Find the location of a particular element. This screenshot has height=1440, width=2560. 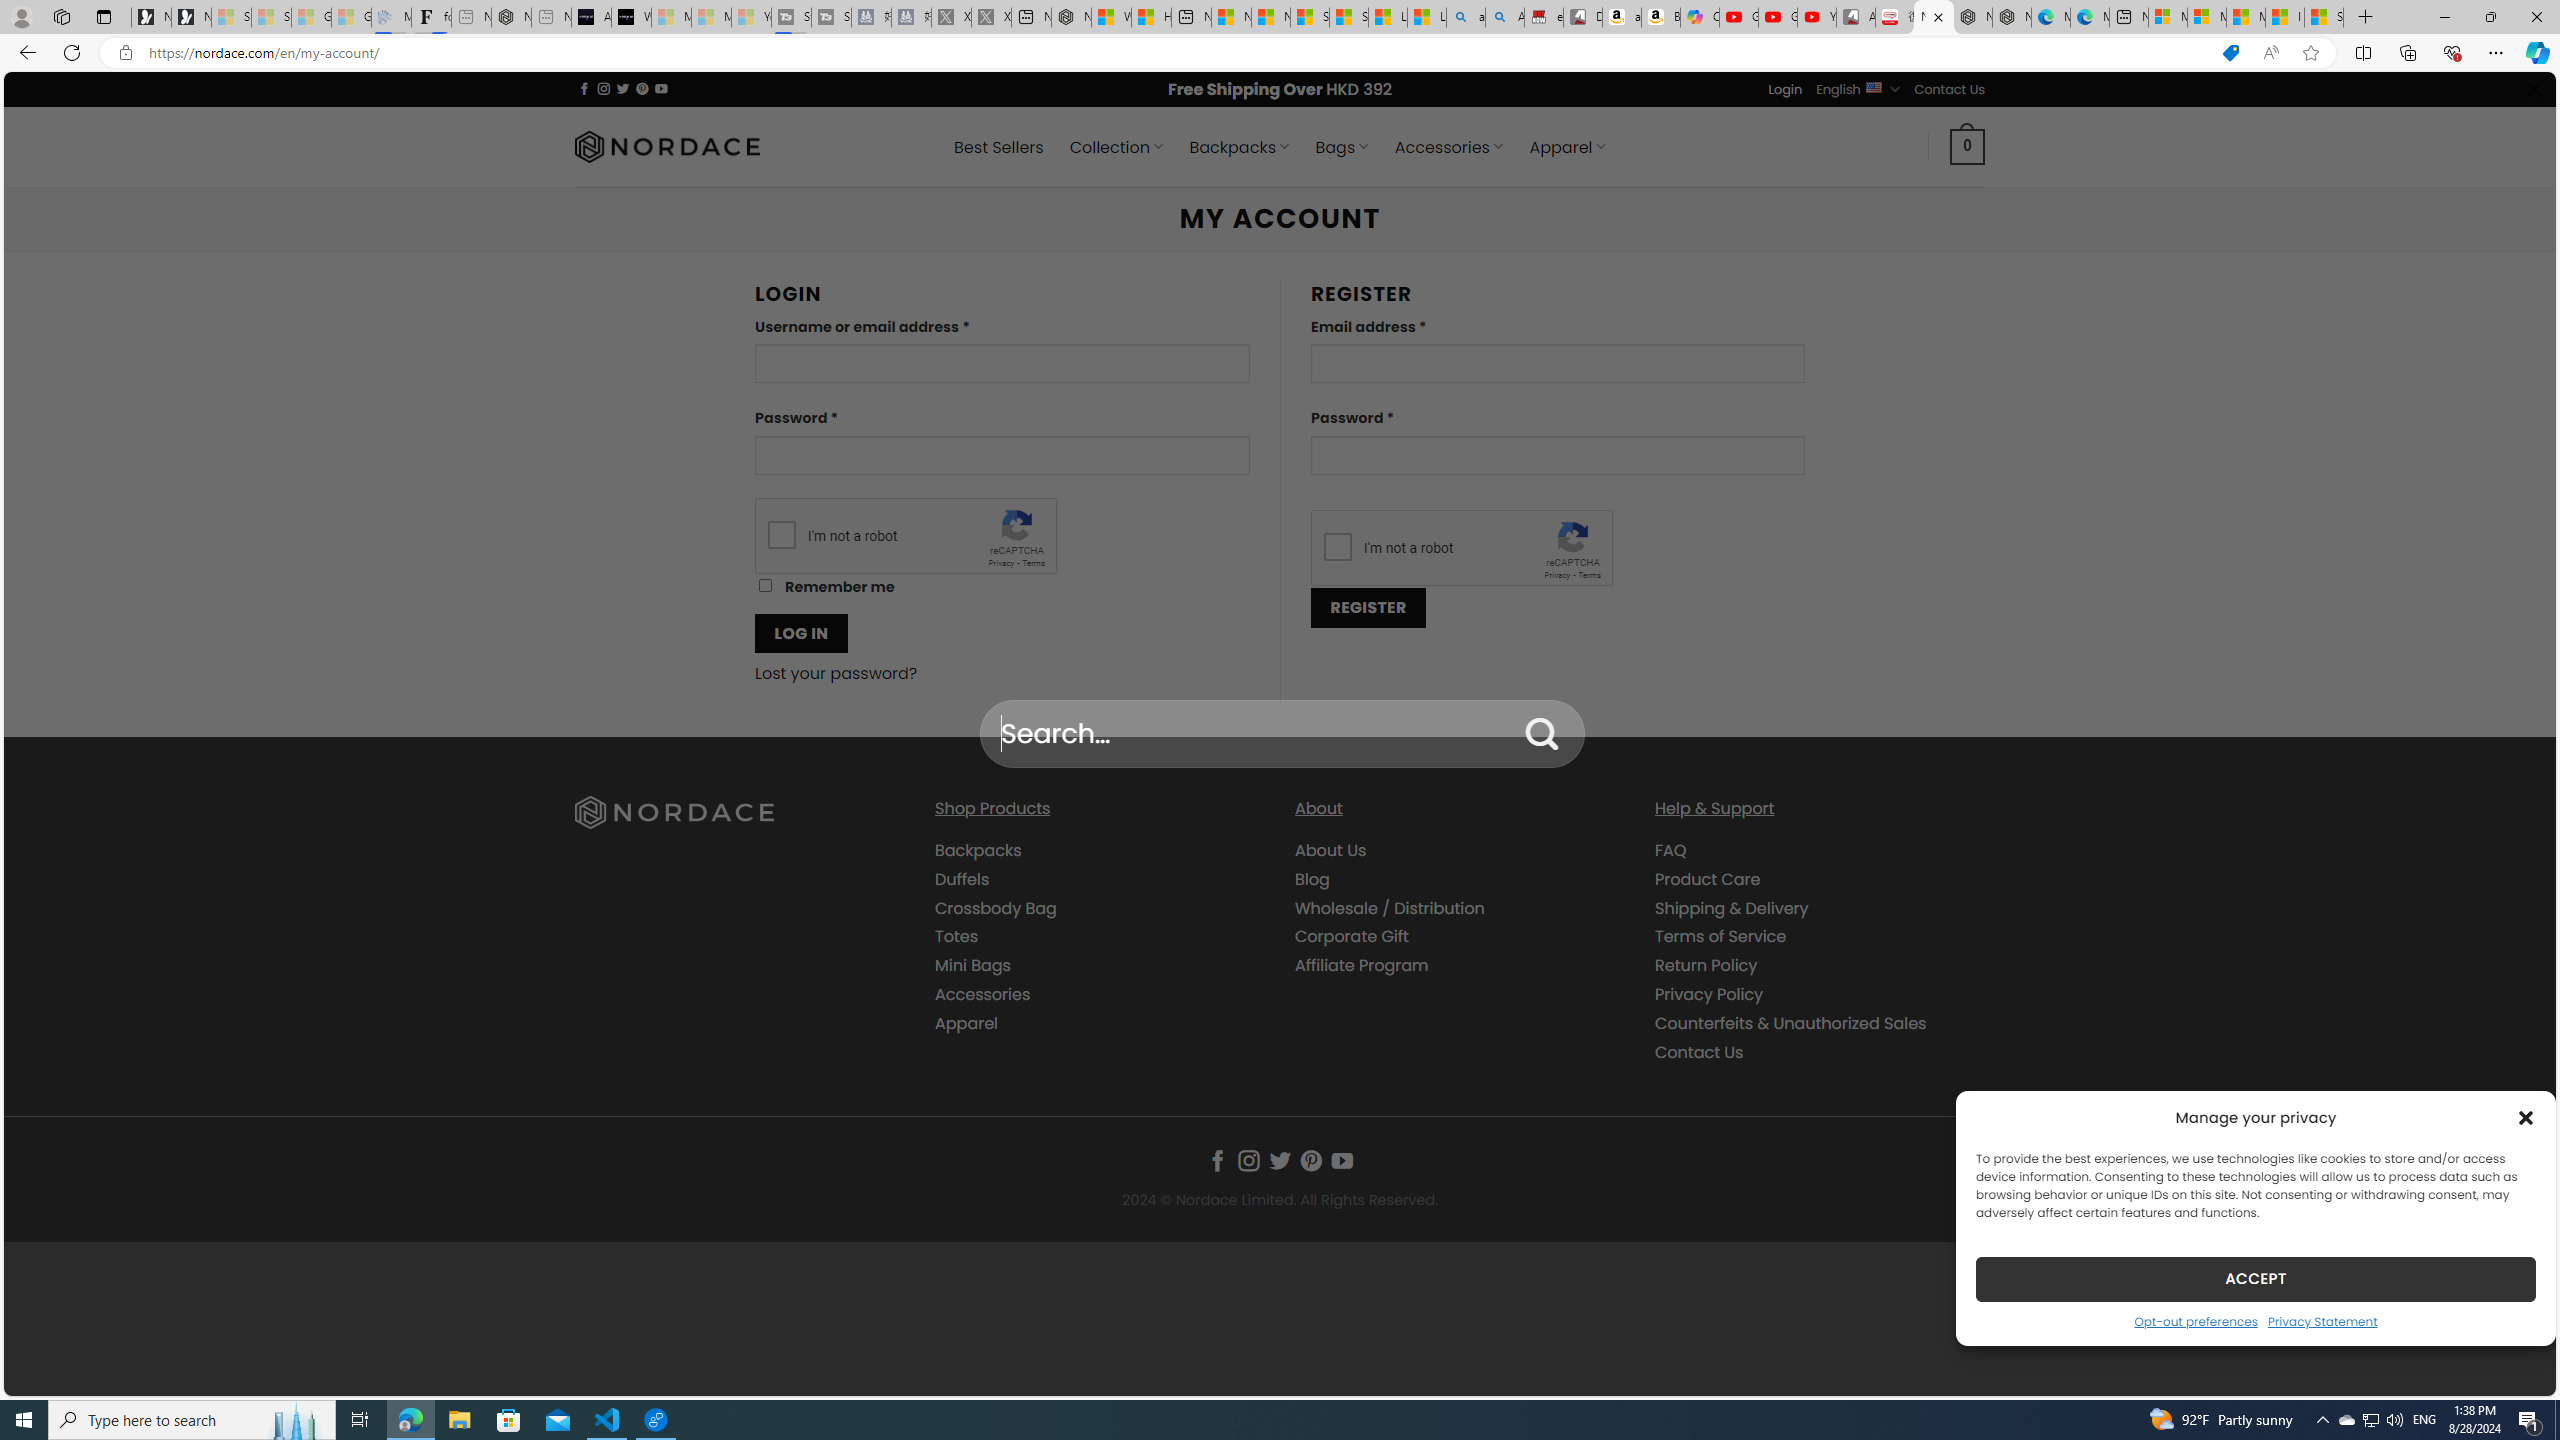

'amazon.in/dp/B0CX59H5W7/?tag=gsmcom05-21' is located at coordinates (1622, 16).